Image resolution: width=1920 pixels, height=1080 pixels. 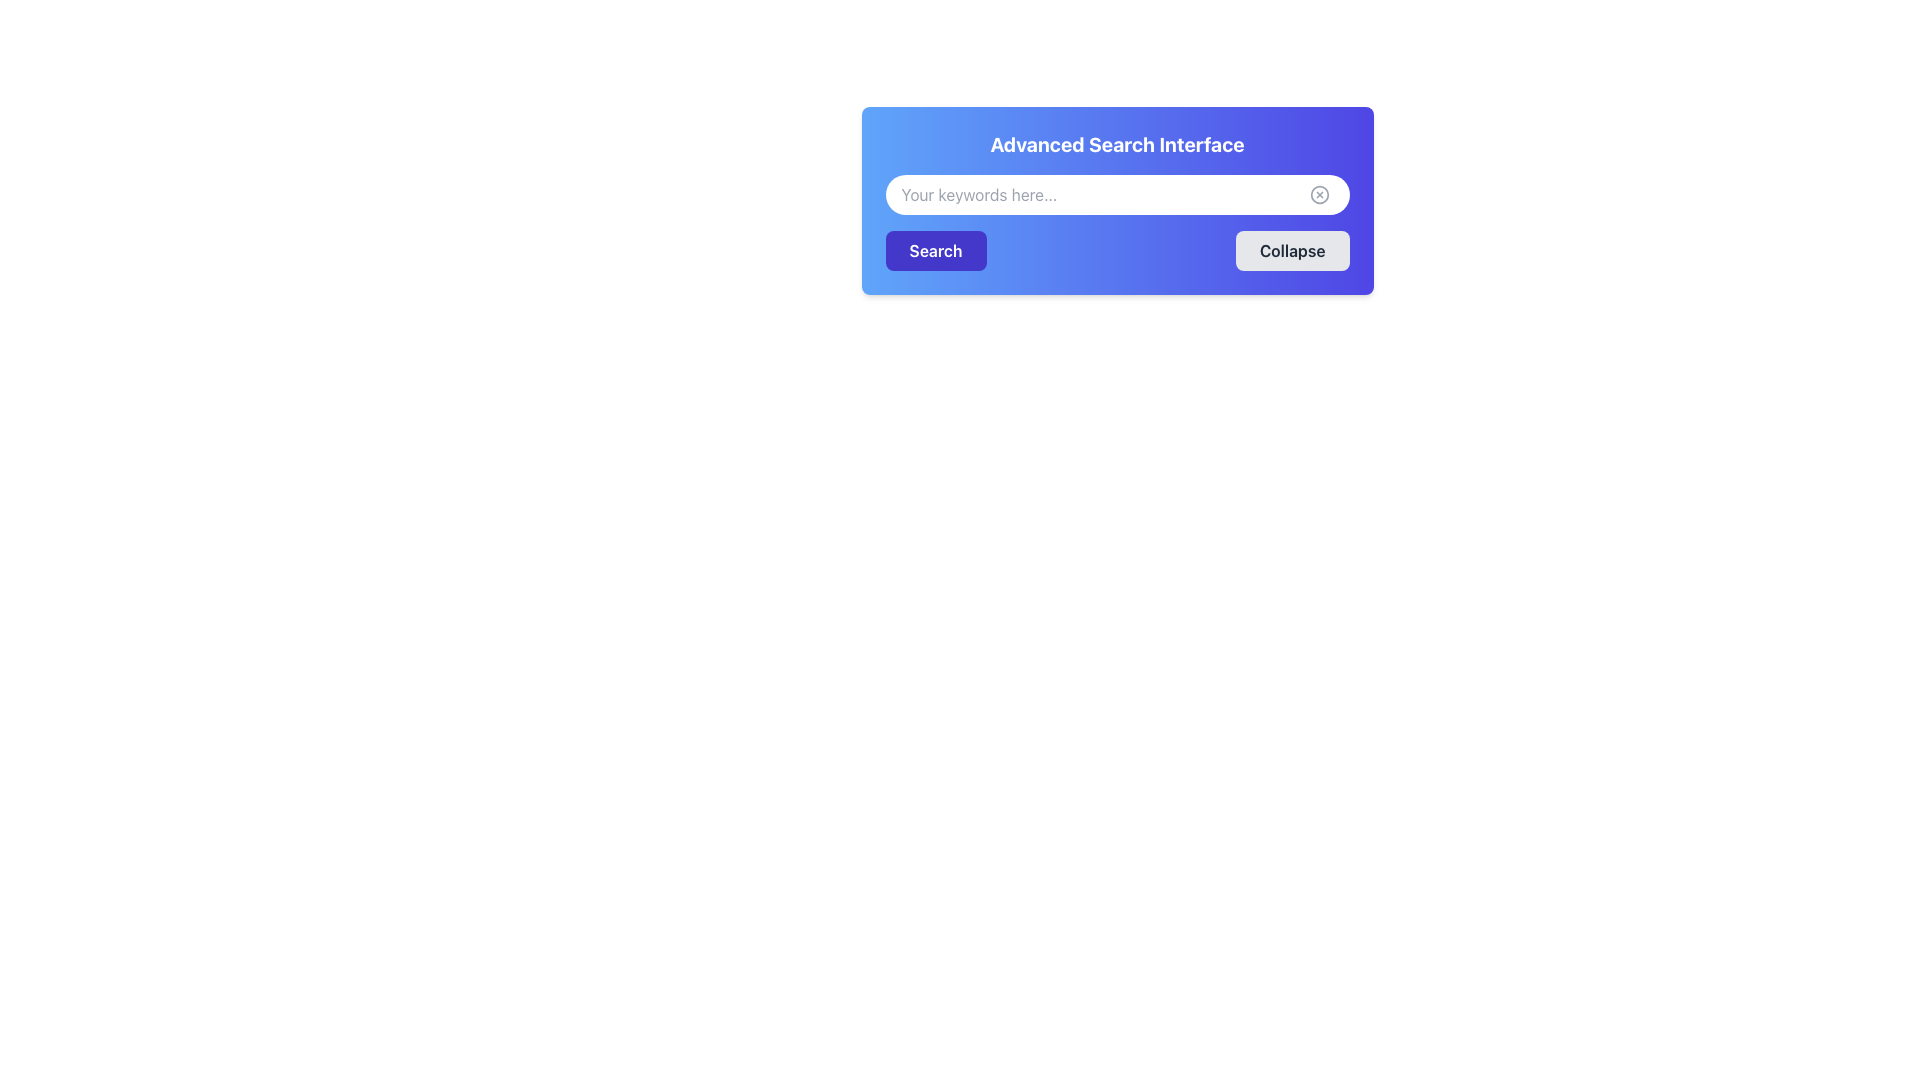 I want to click on the clear button icon located to the right of the text input field labeled 'Your keywords here...' in the advanced search interface to change its color, so click(x=1319, y=195).